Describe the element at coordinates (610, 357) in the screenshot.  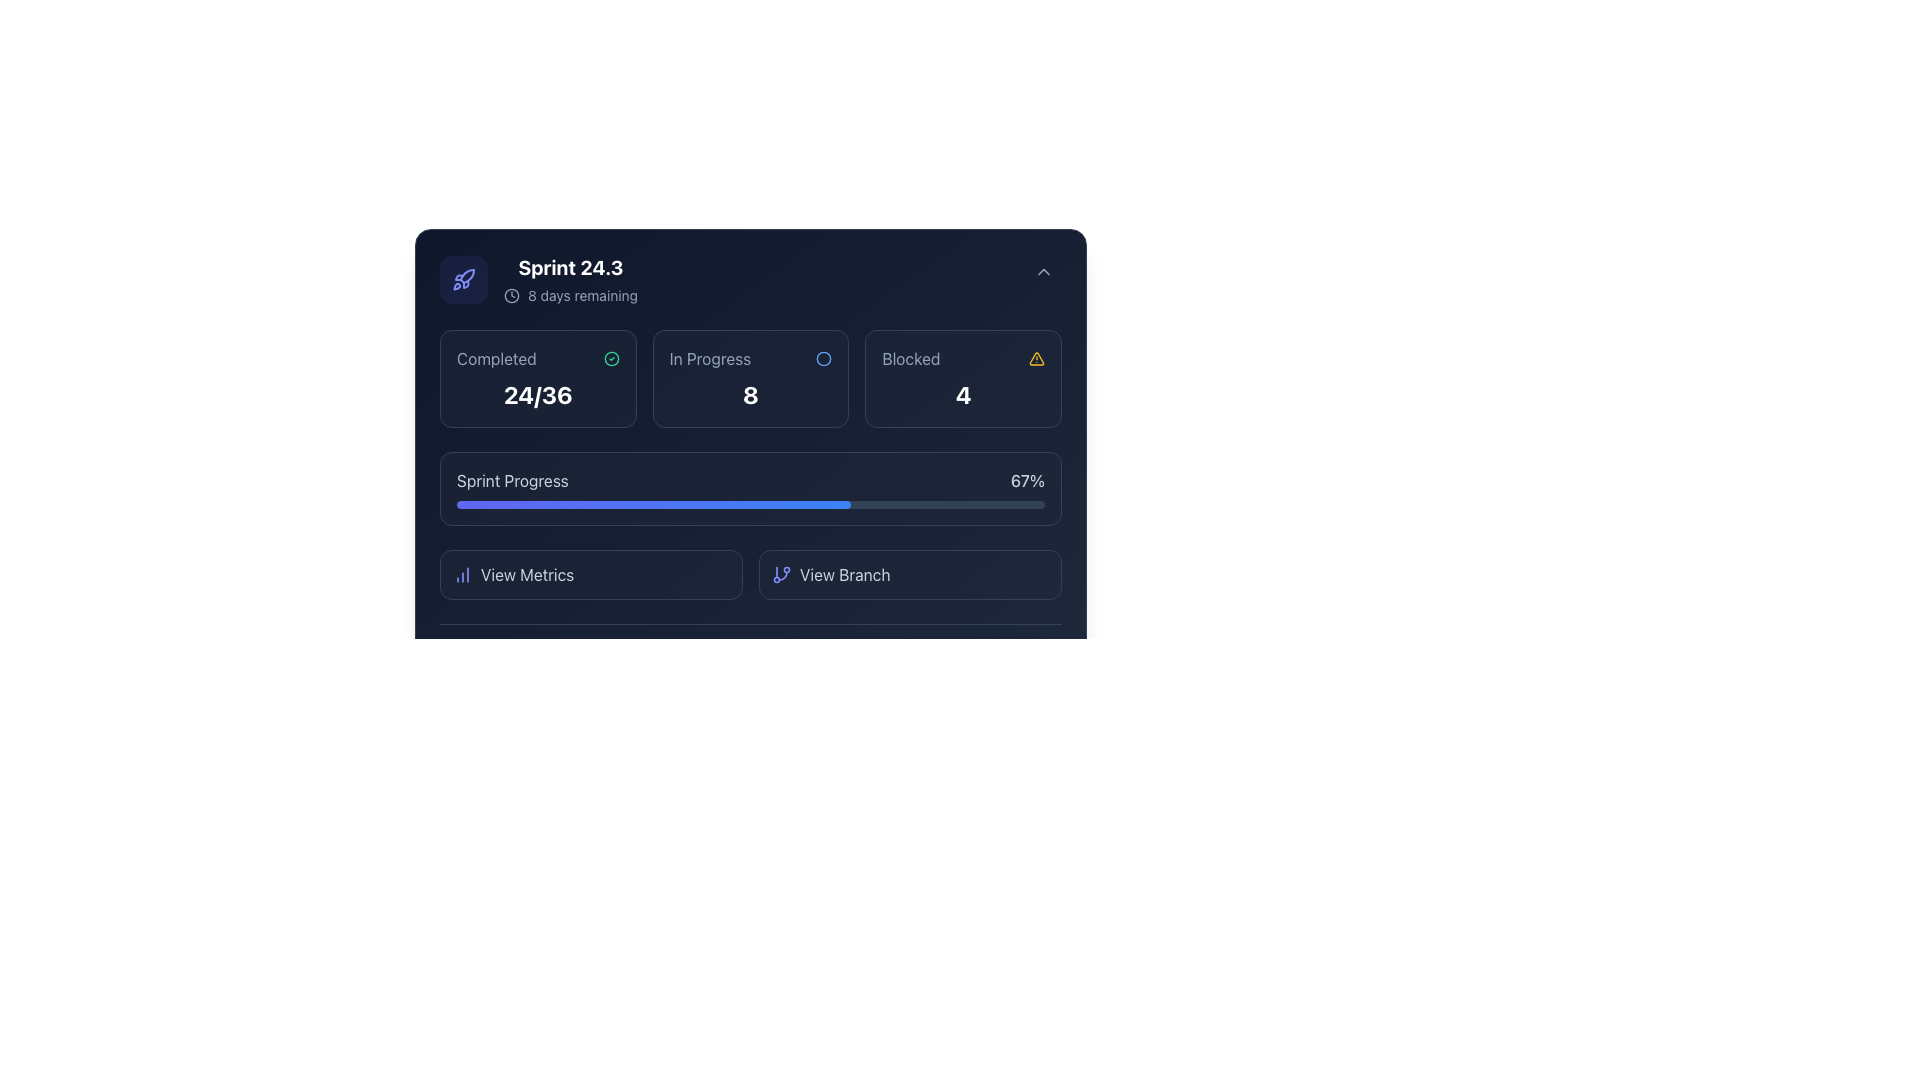
I see `the small circle icon with a checkmark inside, which is styled with a thin border and a greenish color, located next to the 'Completed' text within a dark-themed status card` at that location.